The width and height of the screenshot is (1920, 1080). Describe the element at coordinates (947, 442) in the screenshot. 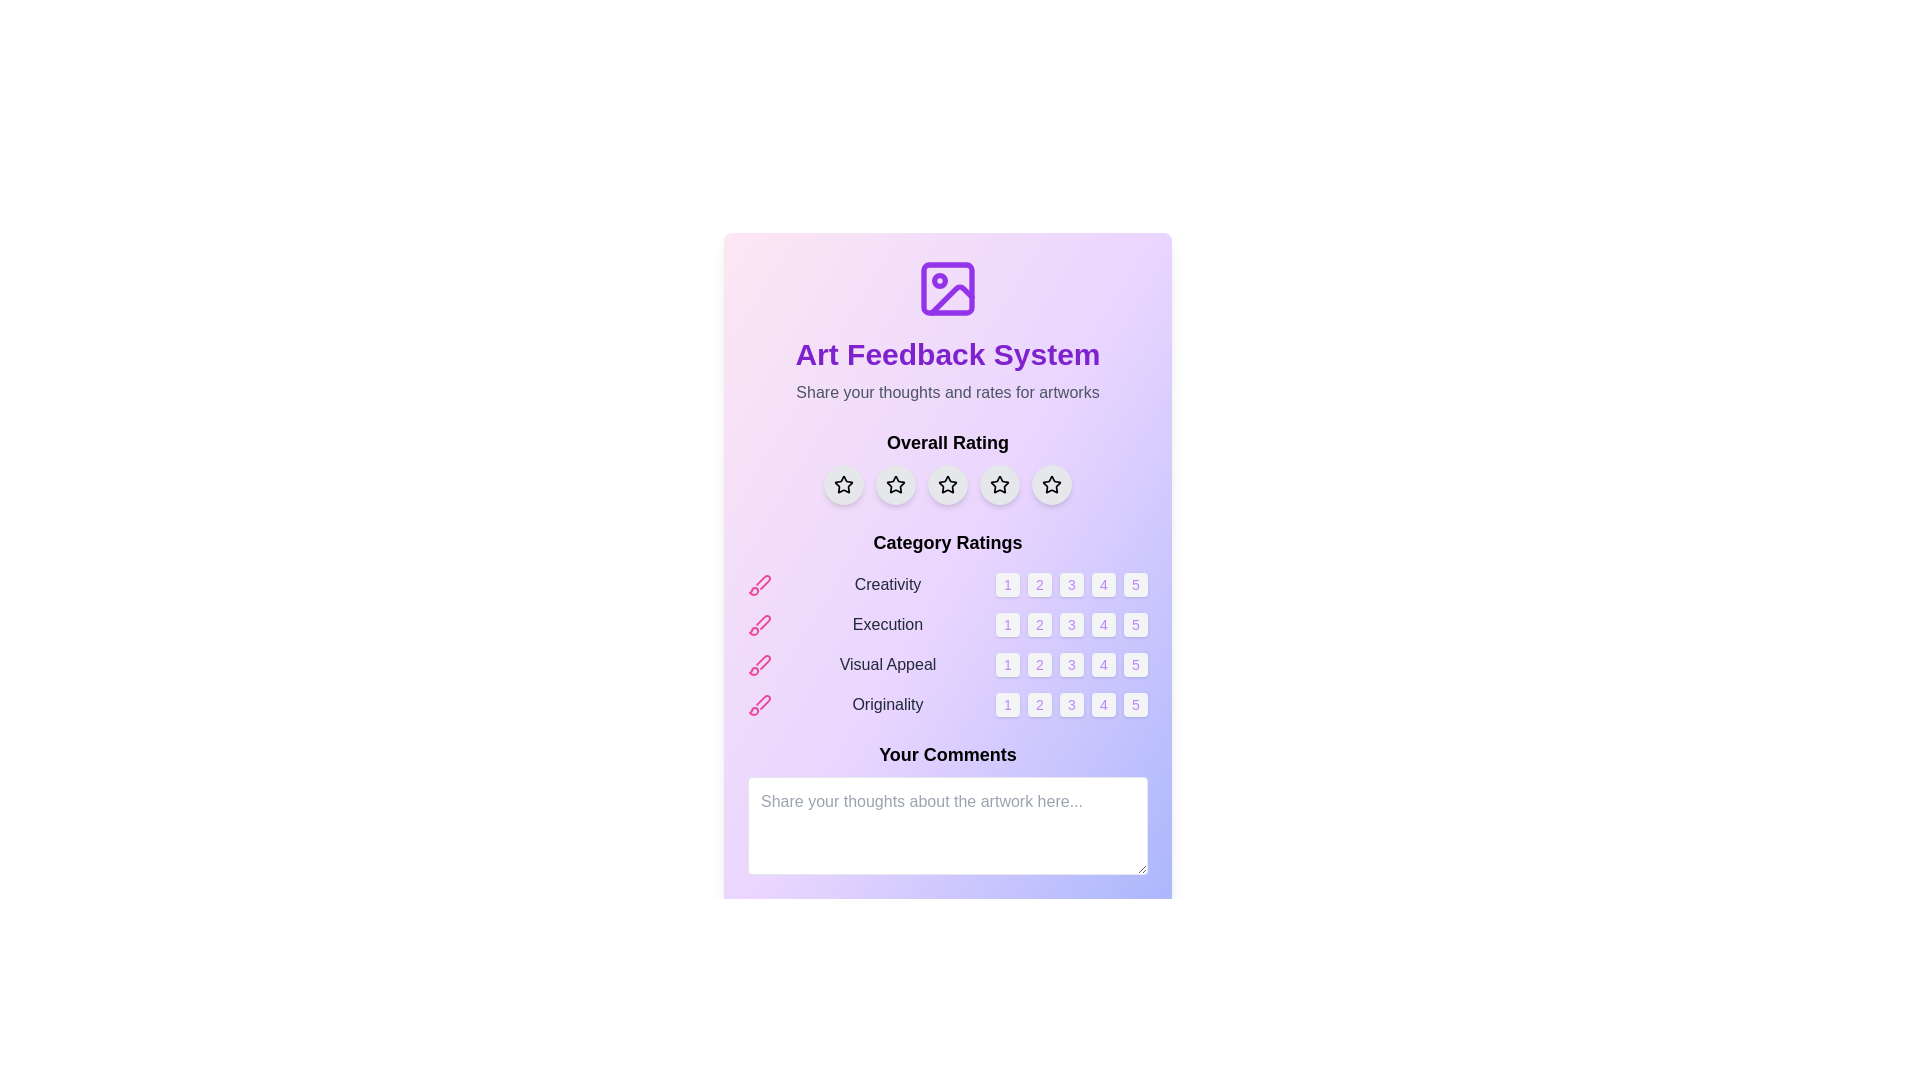

I see `the 'Overall Rating' text label, which is bold and larger, centered above the star icons in the rating section` at that location.